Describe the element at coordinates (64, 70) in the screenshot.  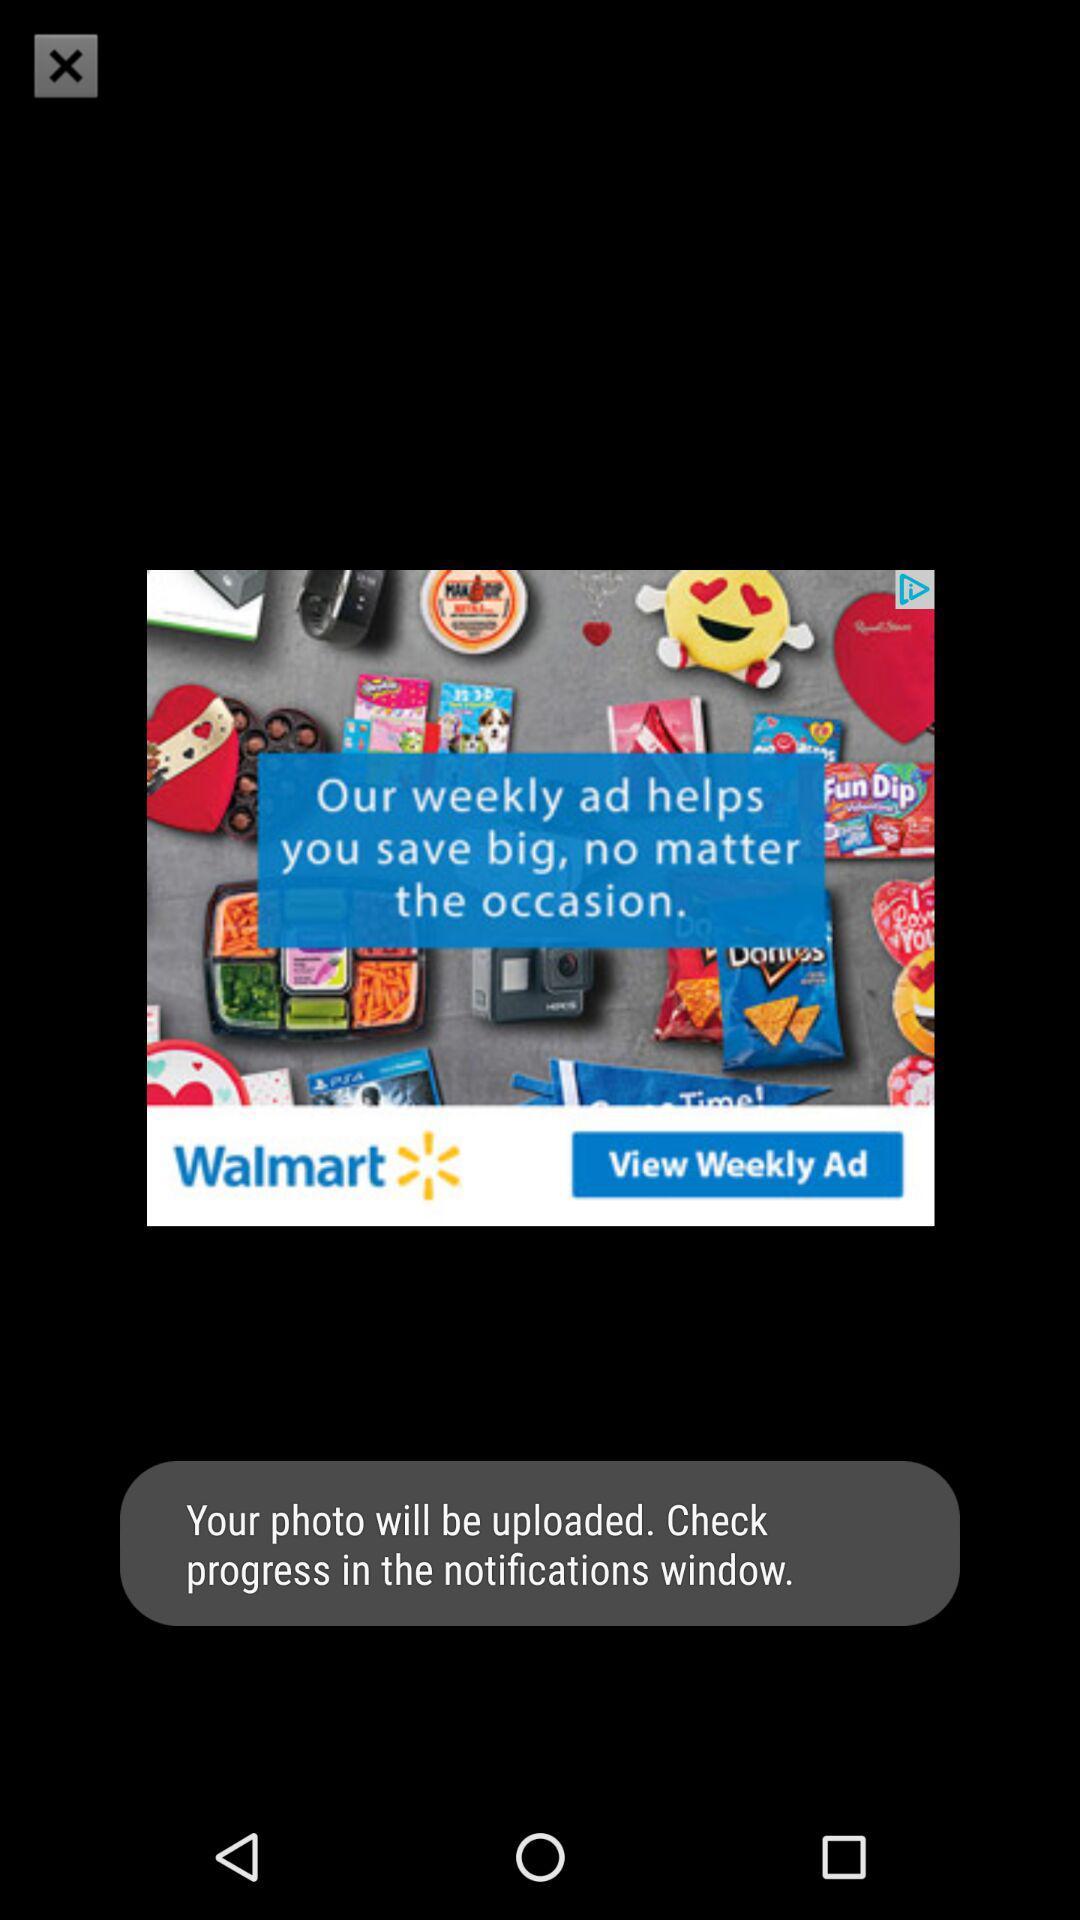
I see `the close icon` at that location.